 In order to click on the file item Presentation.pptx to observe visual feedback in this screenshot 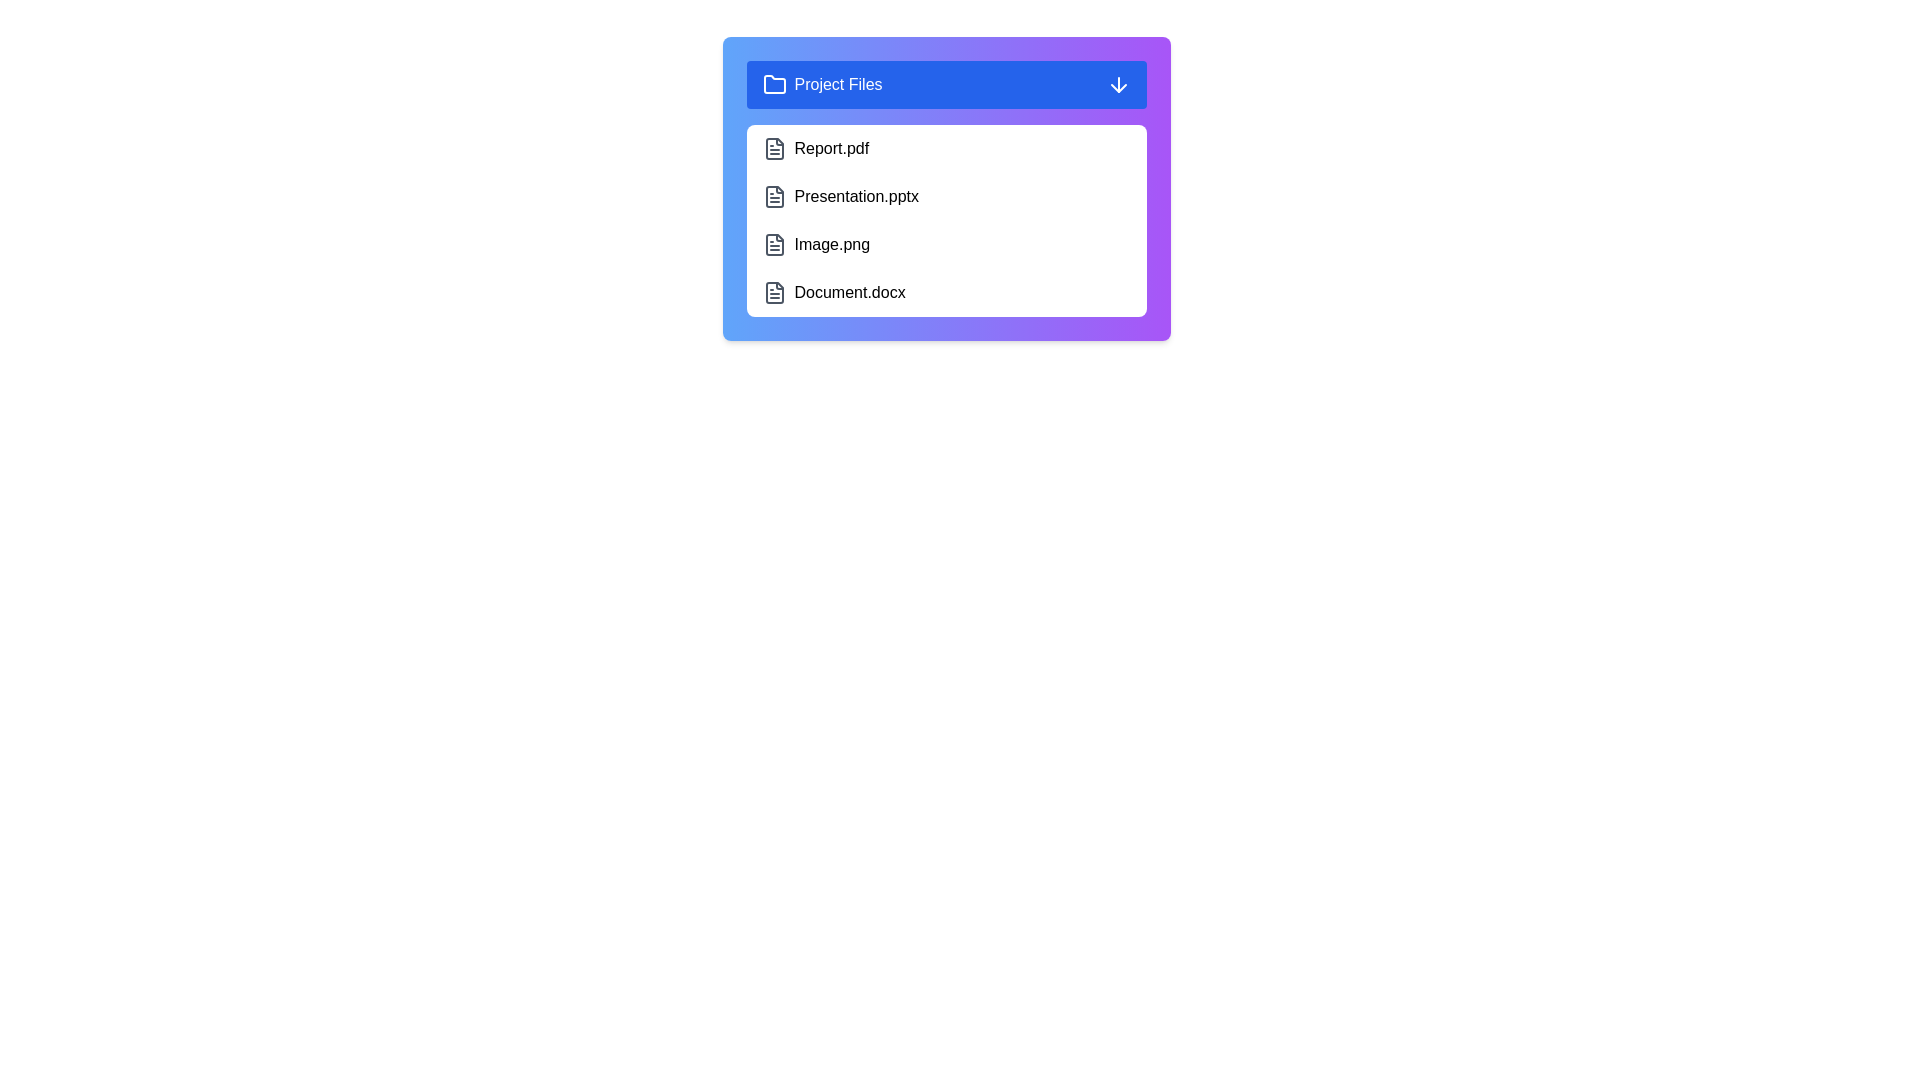, I will do `click(945, 196)`.